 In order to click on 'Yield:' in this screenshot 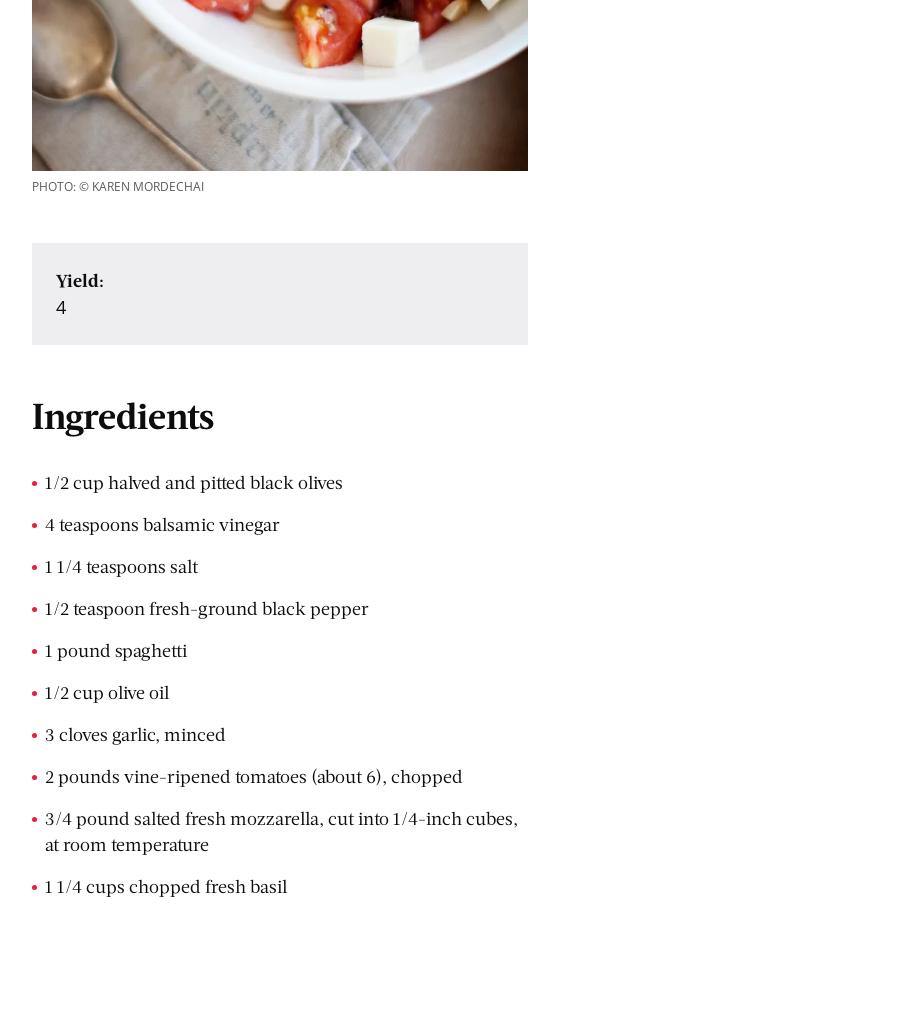, I will do `click(79, 278)`.